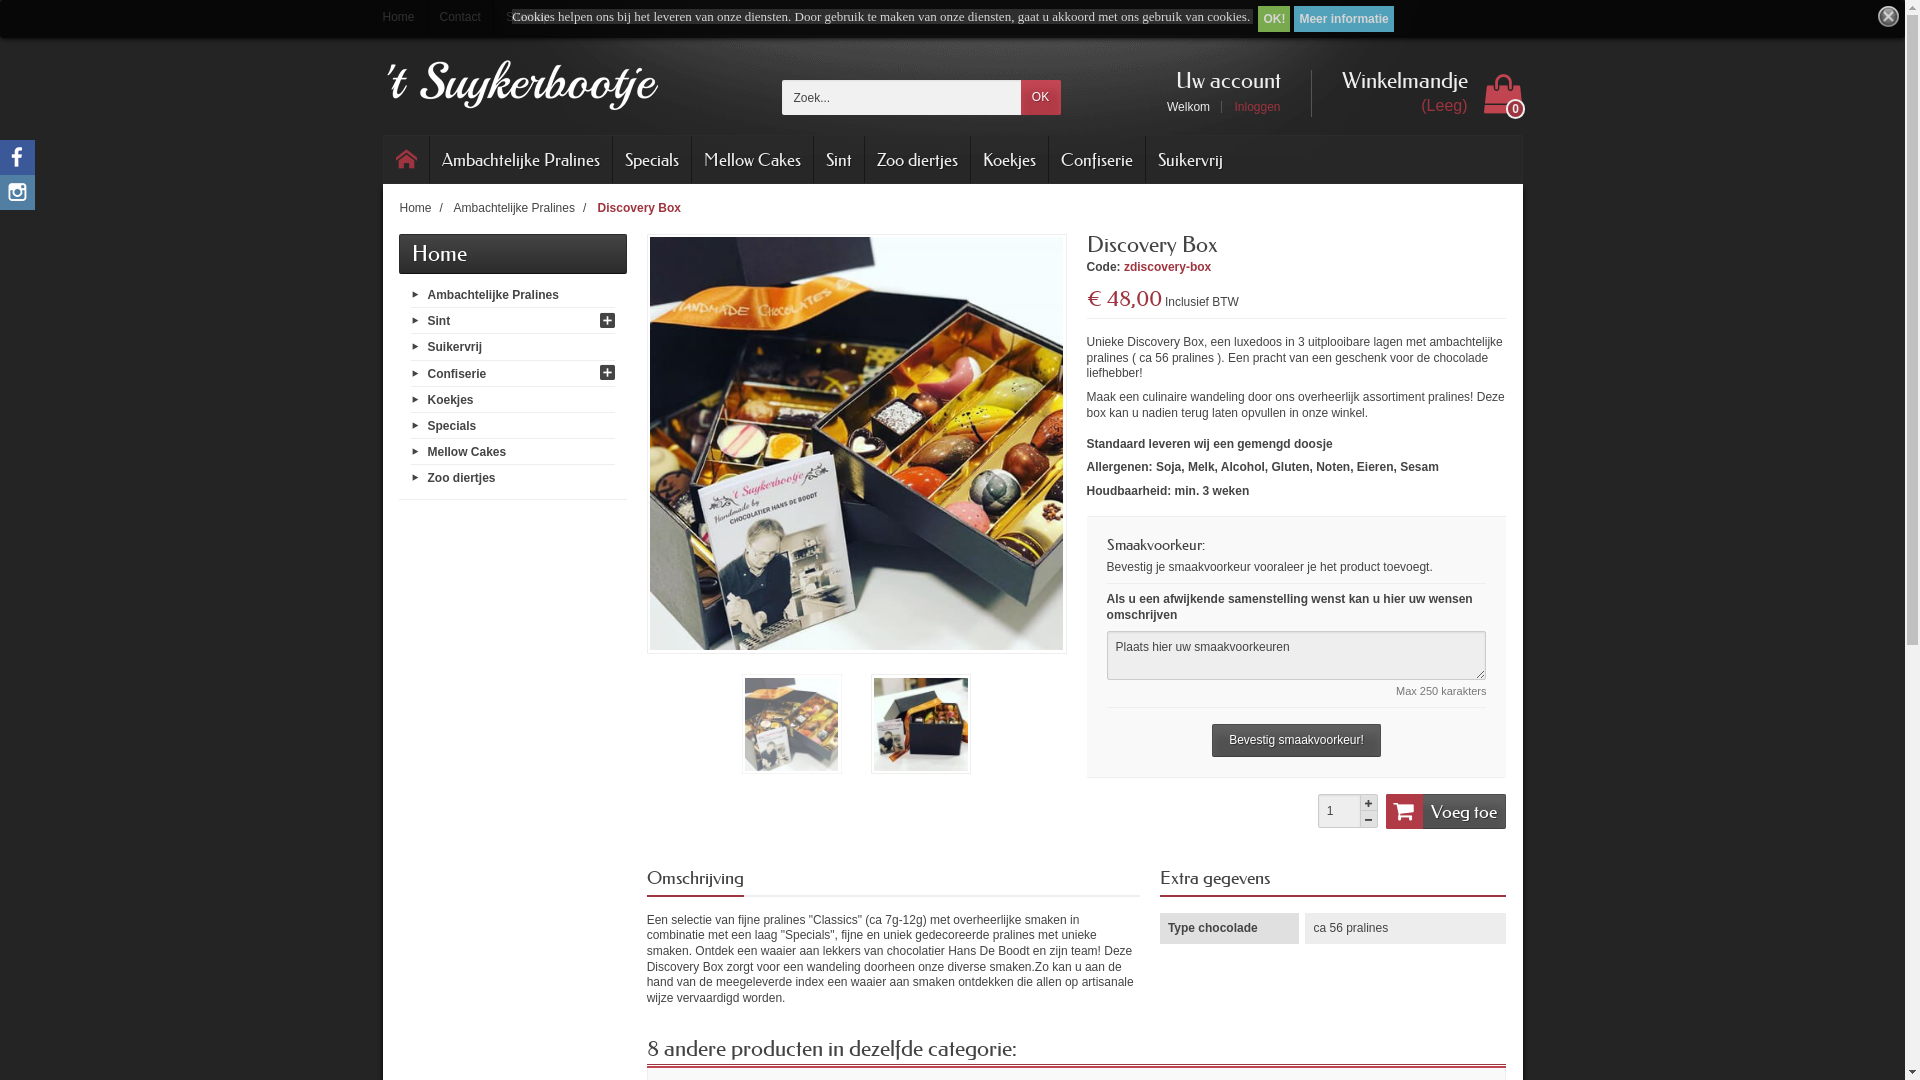  I want to click on 'Koekjes', so click(450, 398).